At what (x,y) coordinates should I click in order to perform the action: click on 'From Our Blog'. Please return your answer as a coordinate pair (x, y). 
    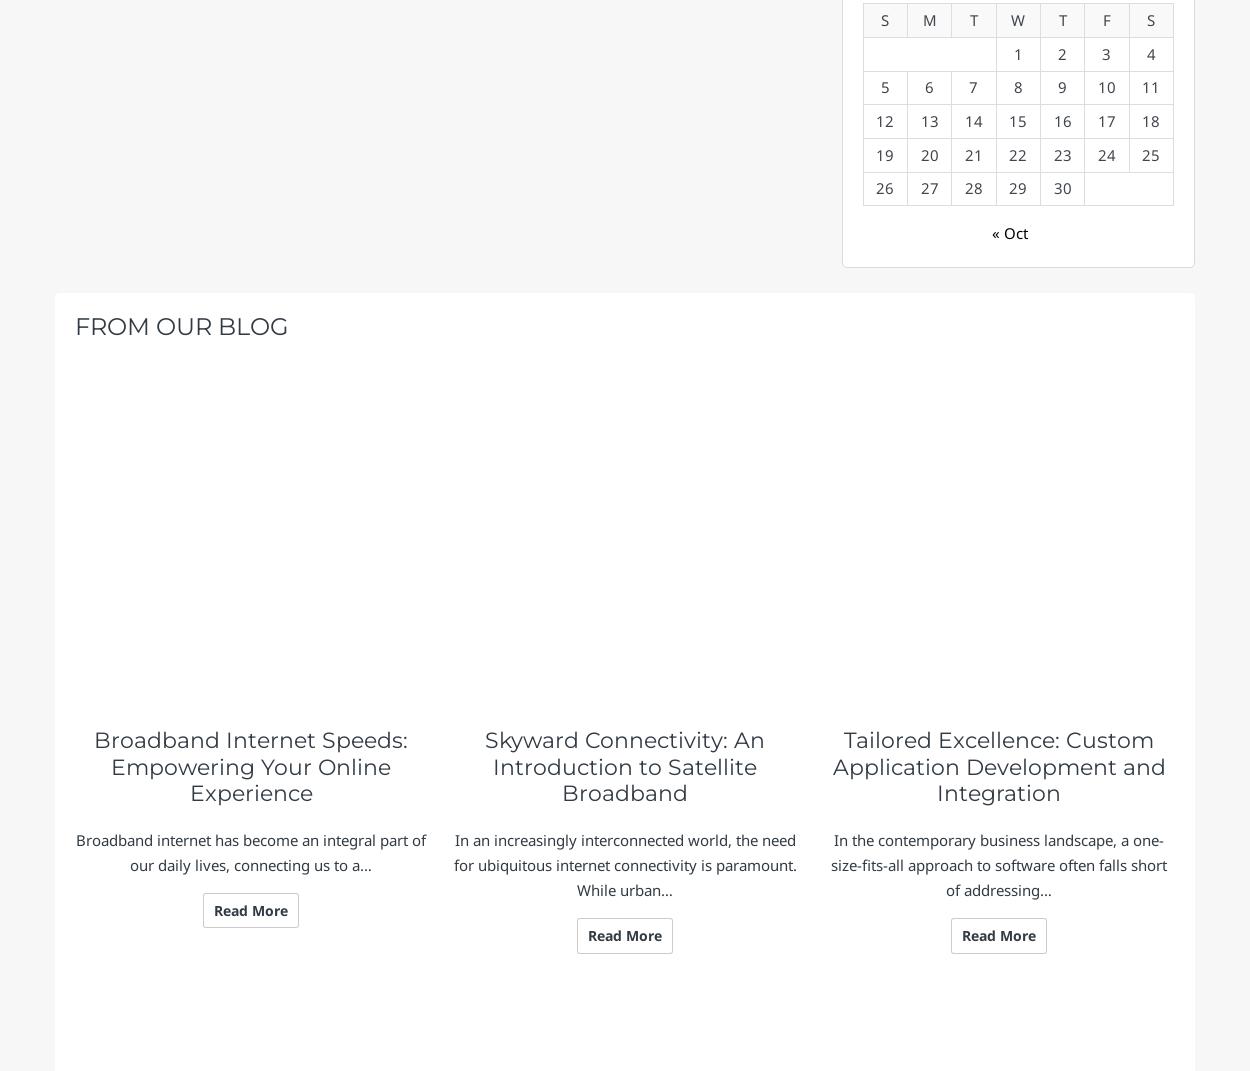
    Looking at the image, I should click on (182, 324).